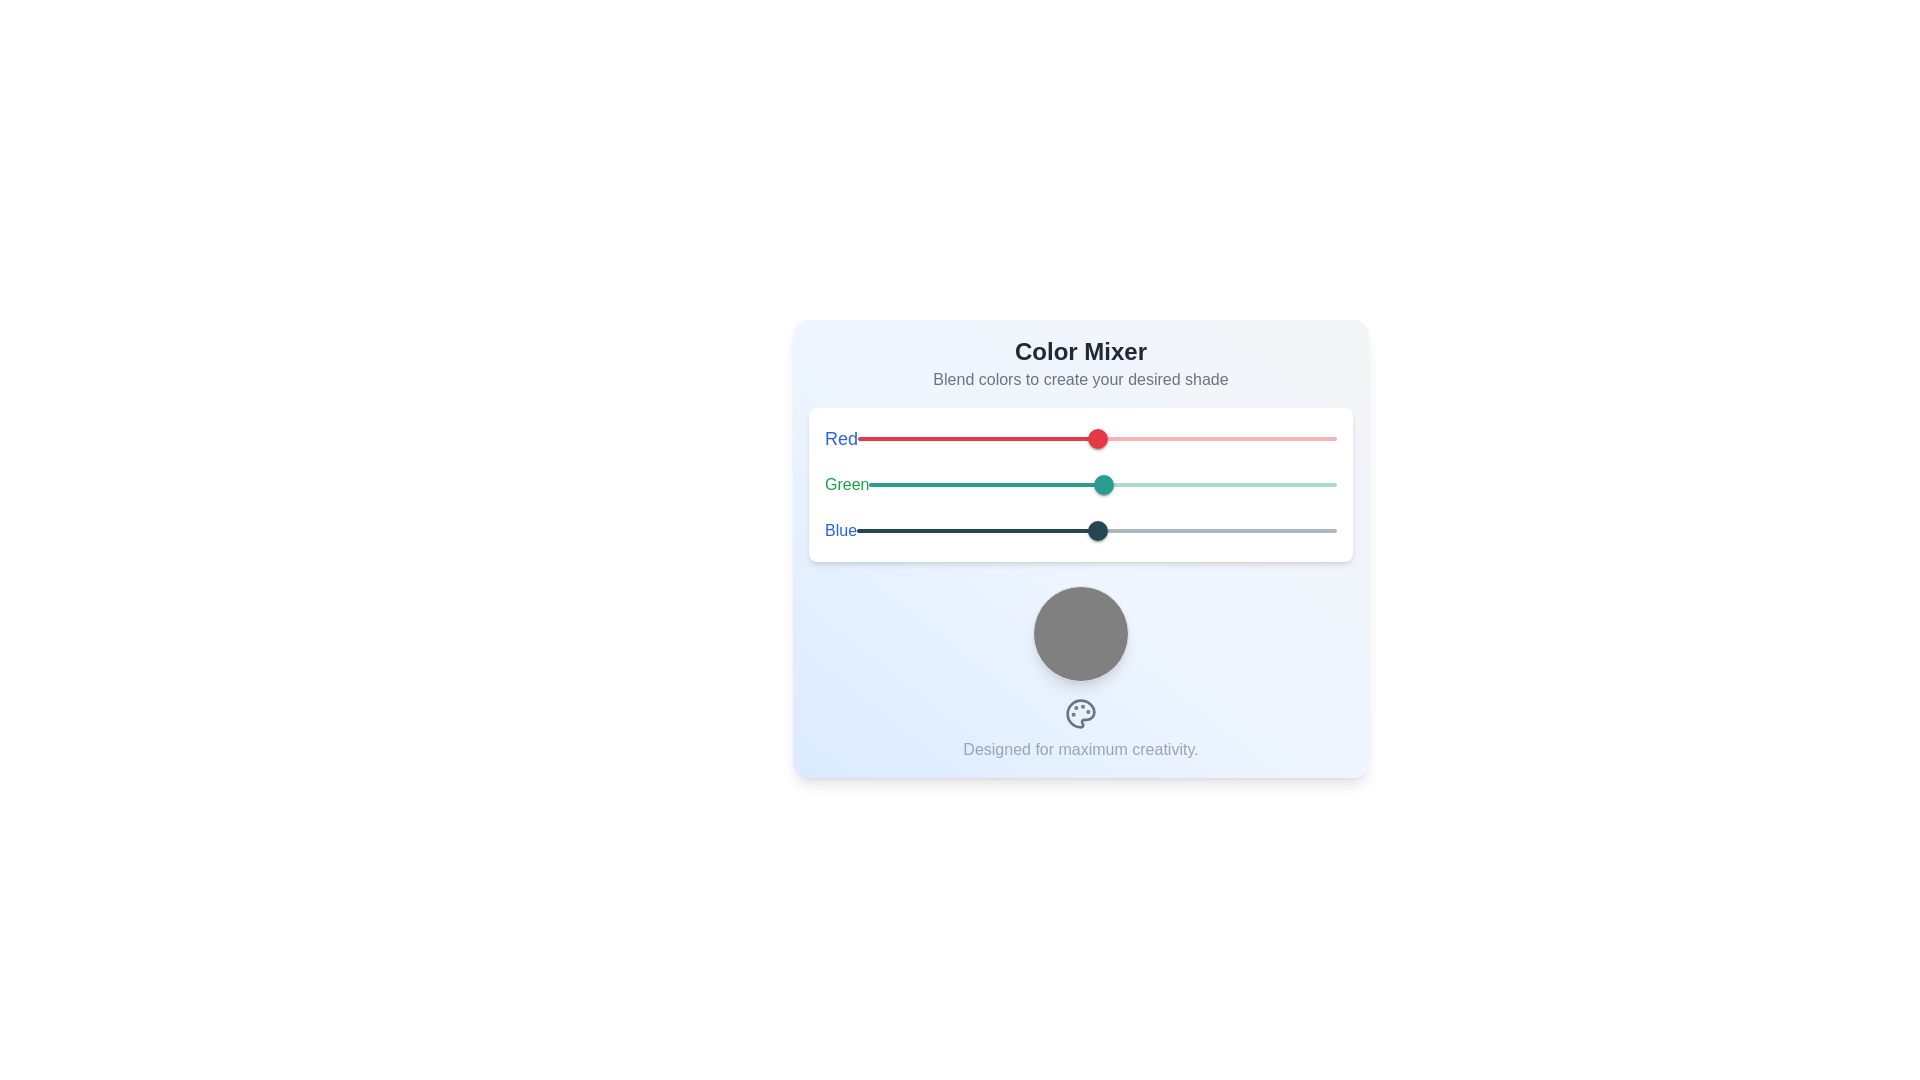 The width and height of the screenshot is (1920, 1080). I want to click on the red component of the color, so click(1106, 438).